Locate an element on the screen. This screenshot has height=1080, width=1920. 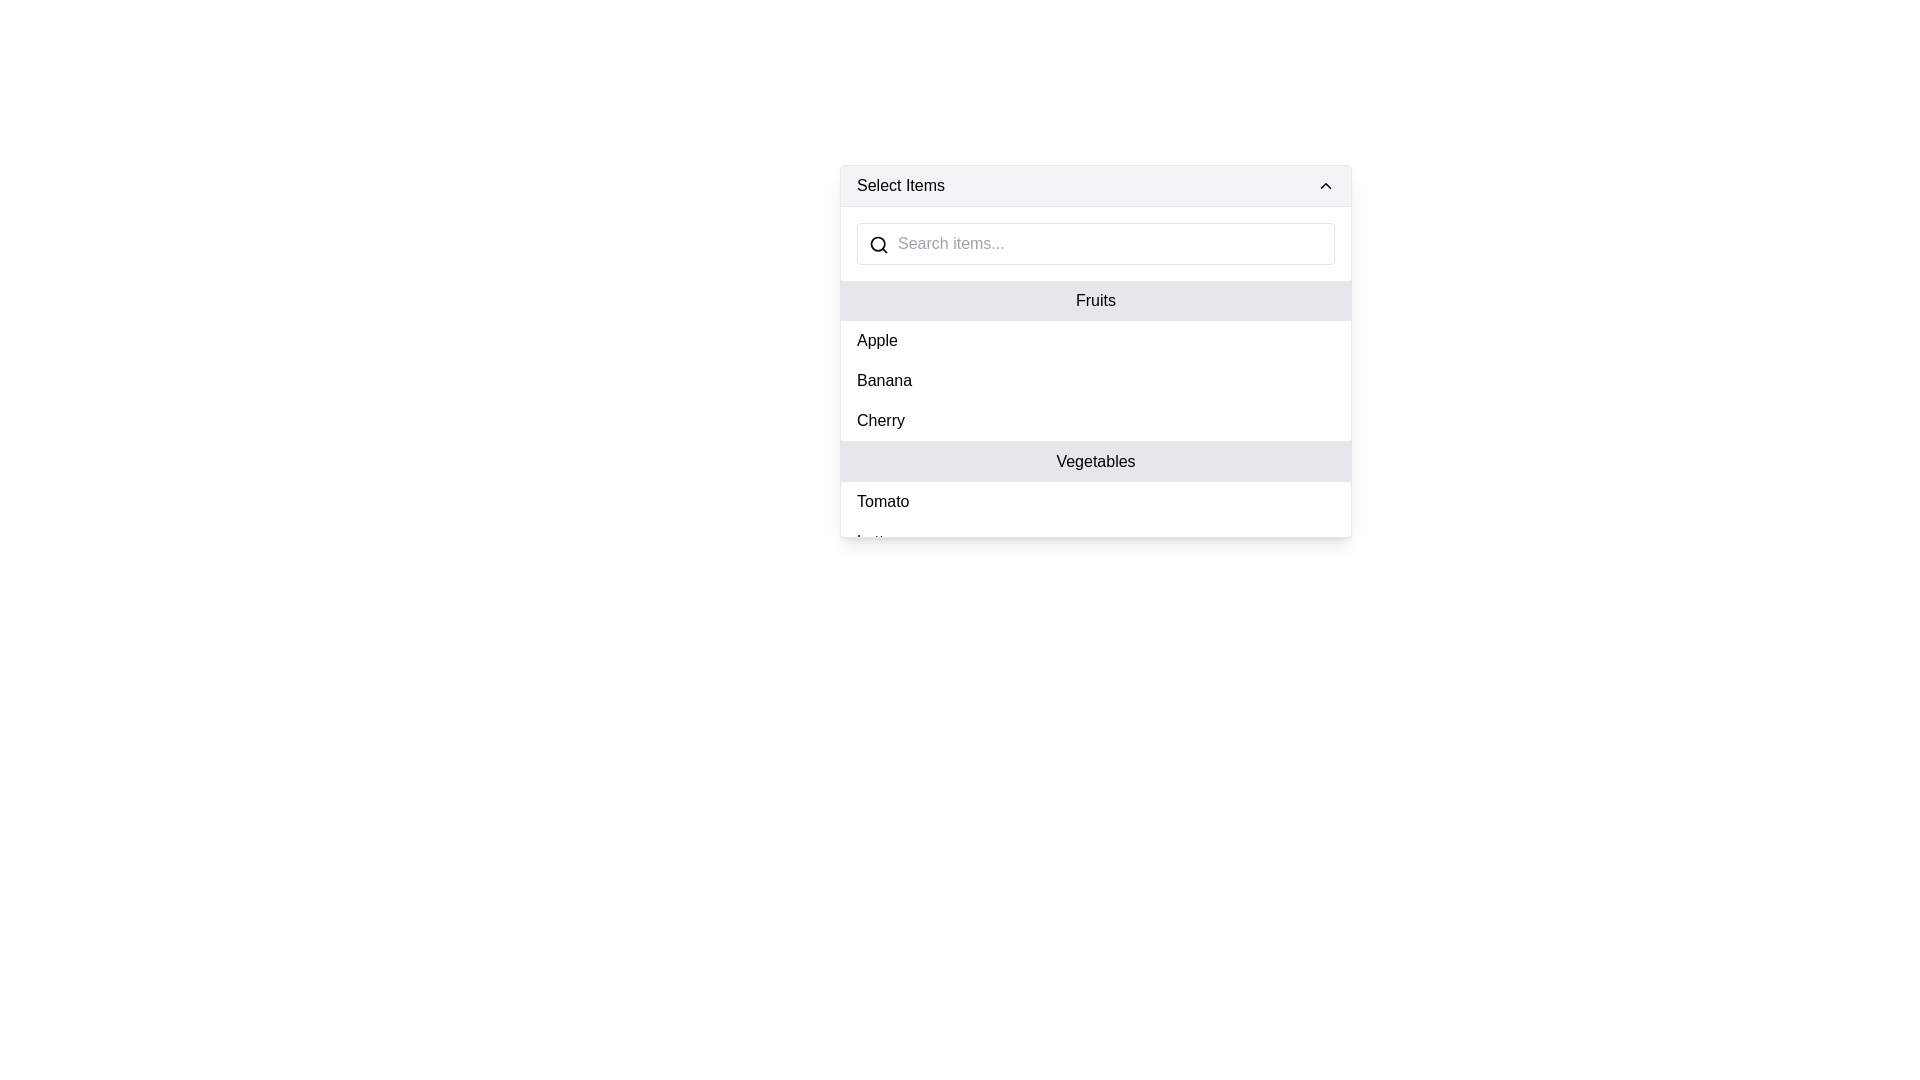
the 'Apple' text label in the selectable list item under the 'Fruits' section is located at coordinates (877, 339).